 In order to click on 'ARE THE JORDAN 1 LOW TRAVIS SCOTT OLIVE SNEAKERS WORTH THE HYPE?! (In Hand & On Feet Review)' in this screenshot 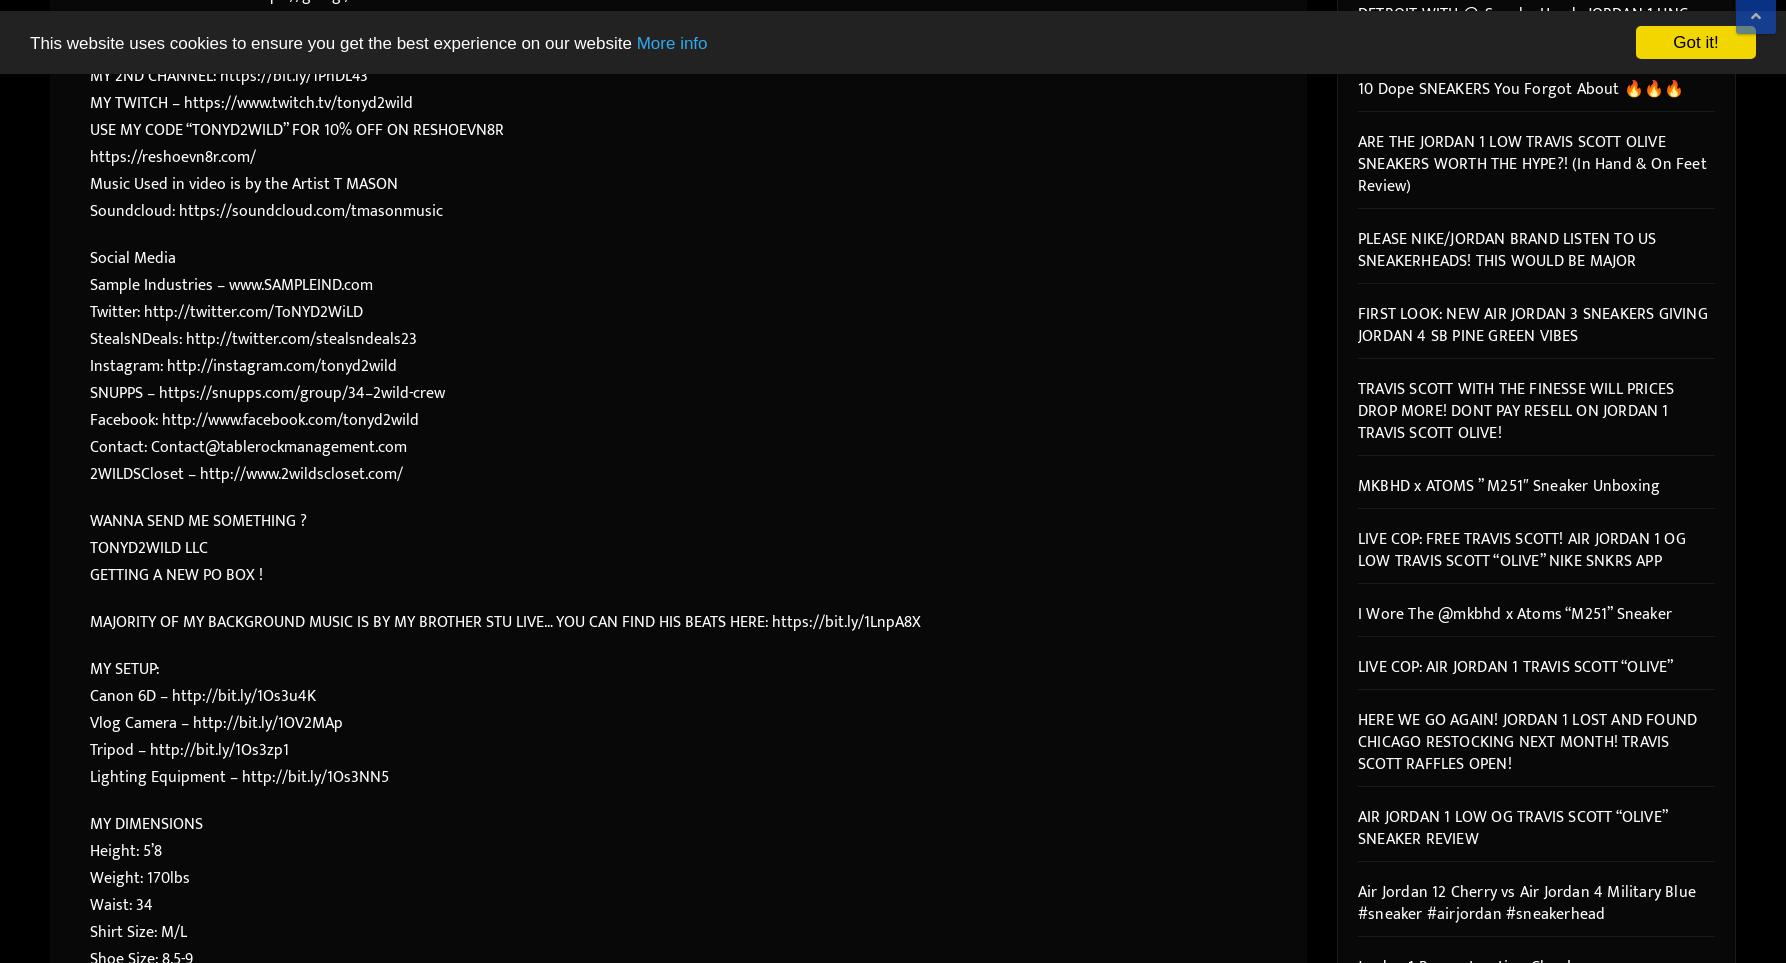, I will do `click(1532, 163)`.